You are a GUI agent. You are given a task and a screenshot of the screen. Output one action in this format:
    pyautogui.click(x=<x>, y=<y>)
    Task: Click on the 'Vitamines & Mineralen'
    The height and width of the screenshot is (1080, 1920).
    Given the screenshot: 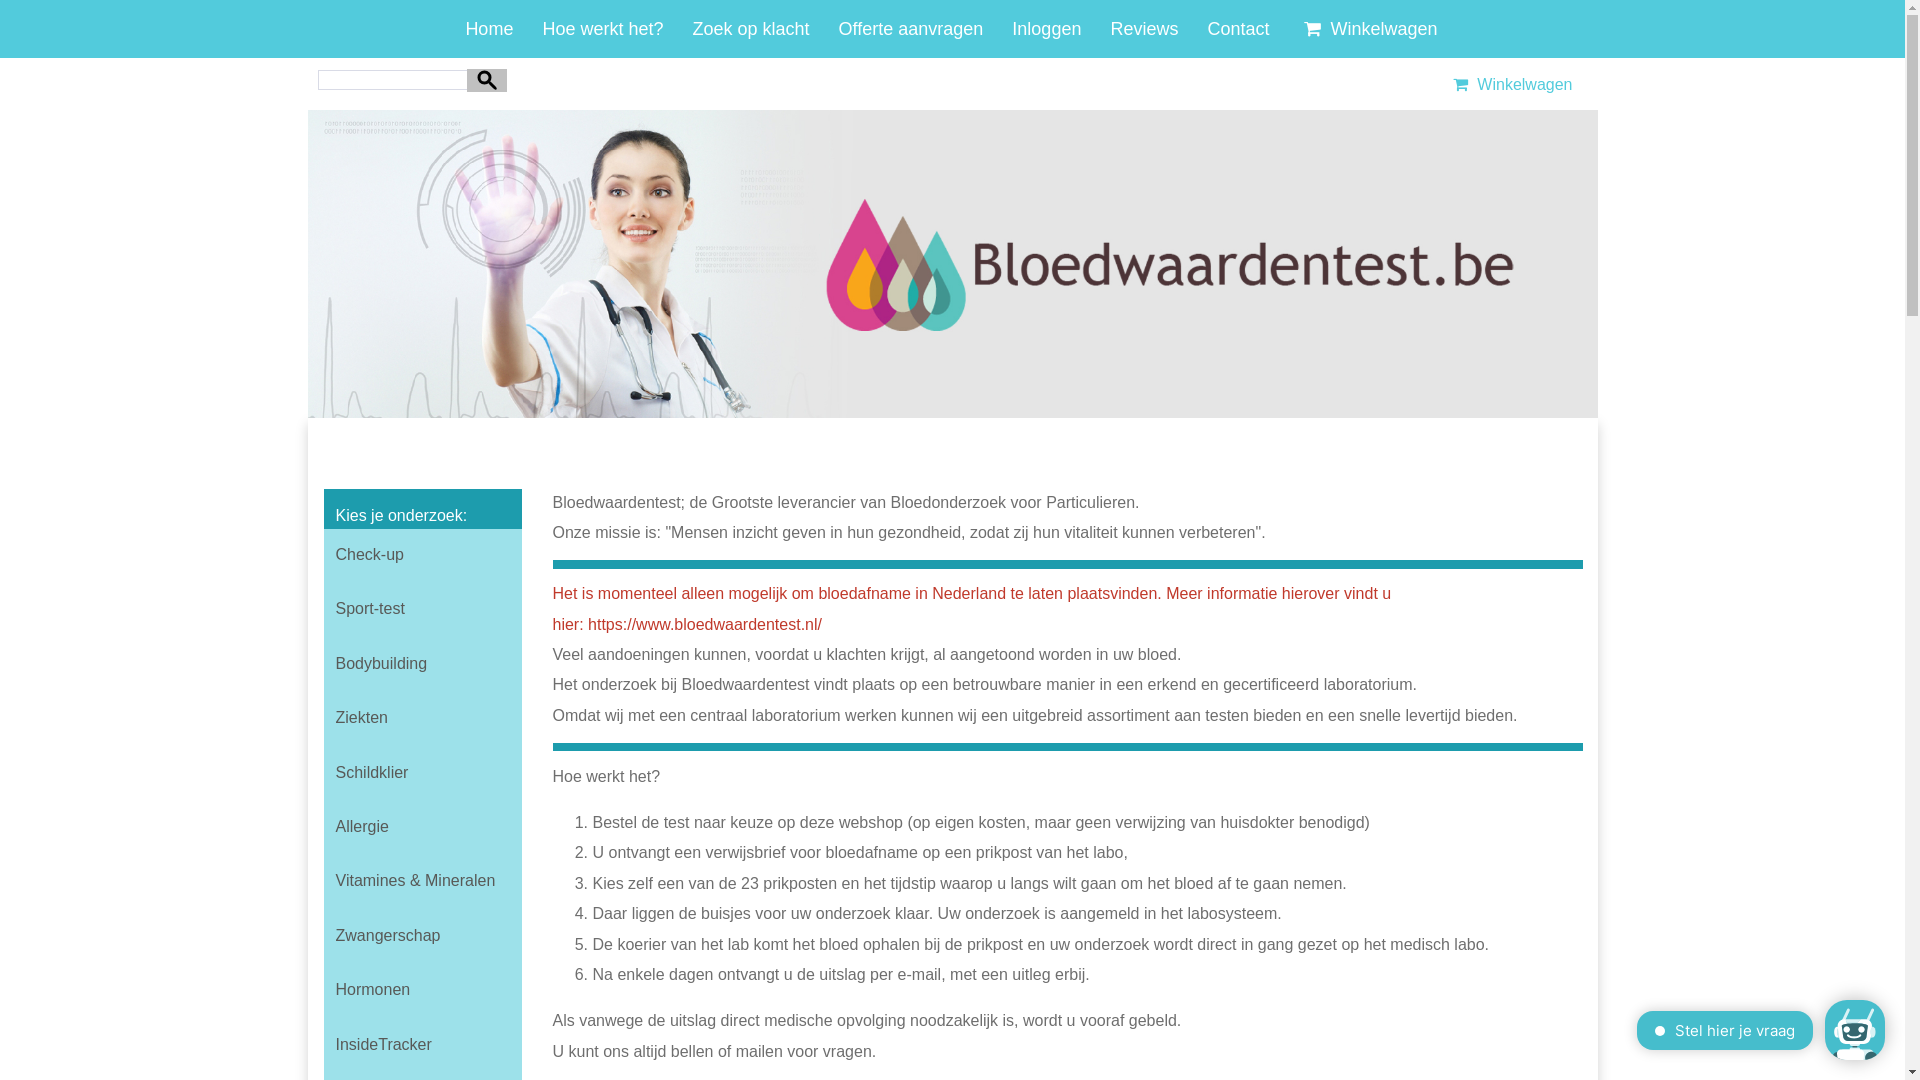 What is the action you would take?
    pyautogui.click(x=421, y=879)
    